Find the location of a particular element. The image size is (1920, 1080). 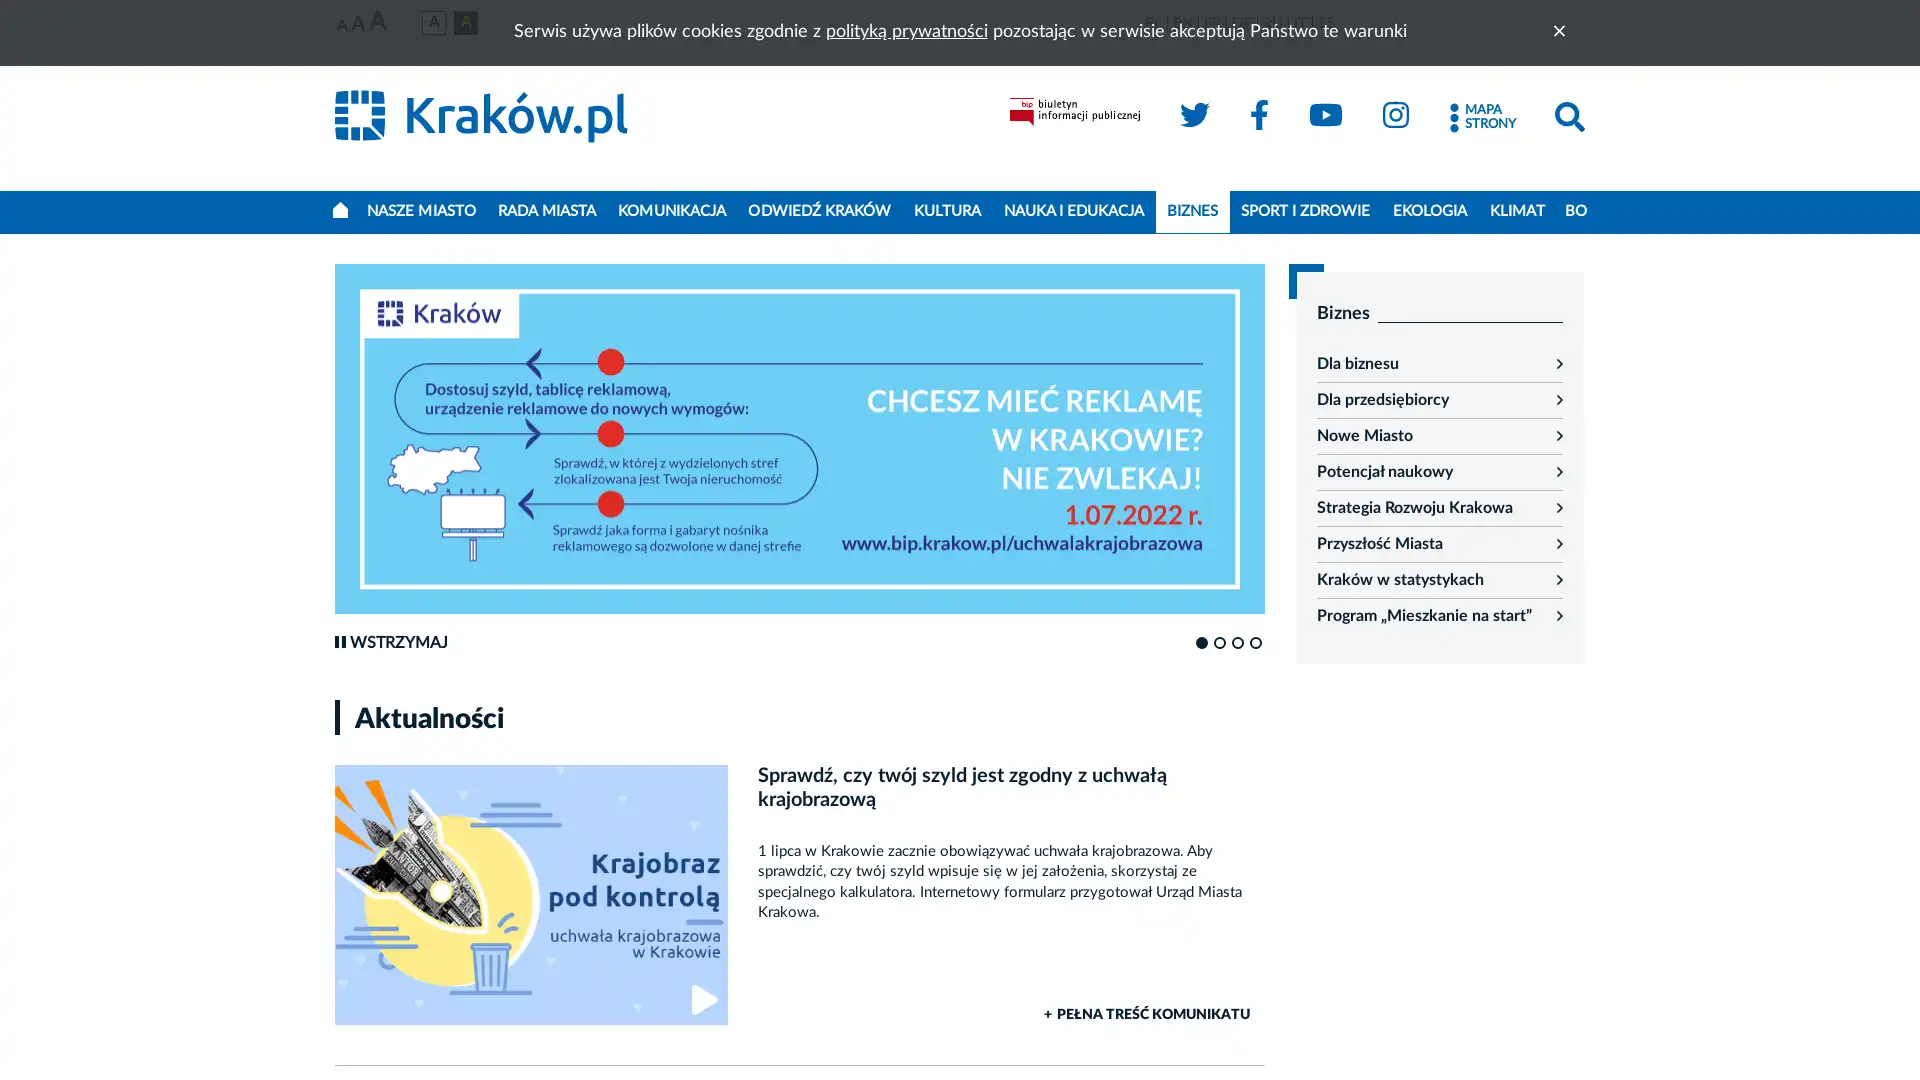

Szukaj is located at coordinates (1568, 117).